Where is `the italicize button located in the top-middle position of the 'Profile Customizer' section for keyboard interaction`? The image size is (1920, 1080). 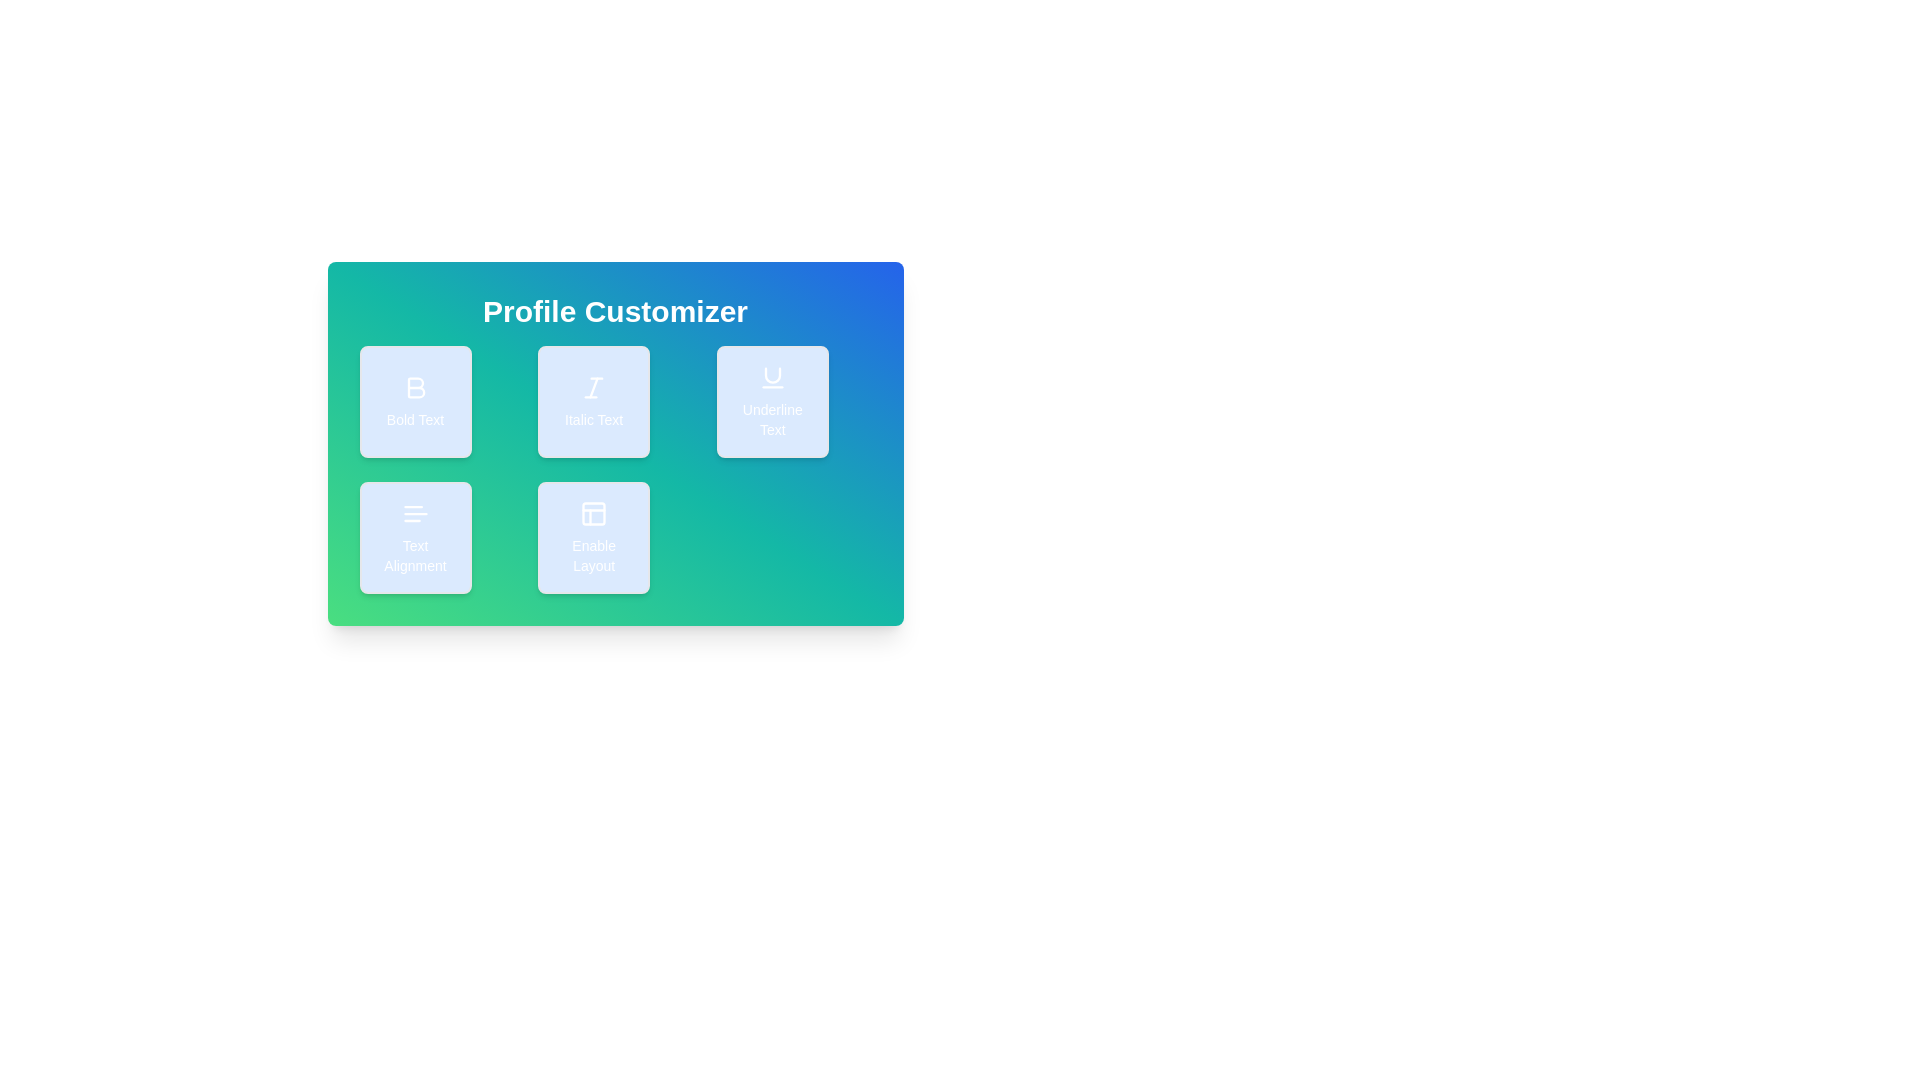 the italicize button located in the top-middle position of the 'Profile Customizer' section for keyboard interaction is located at coordinates (614, 442).